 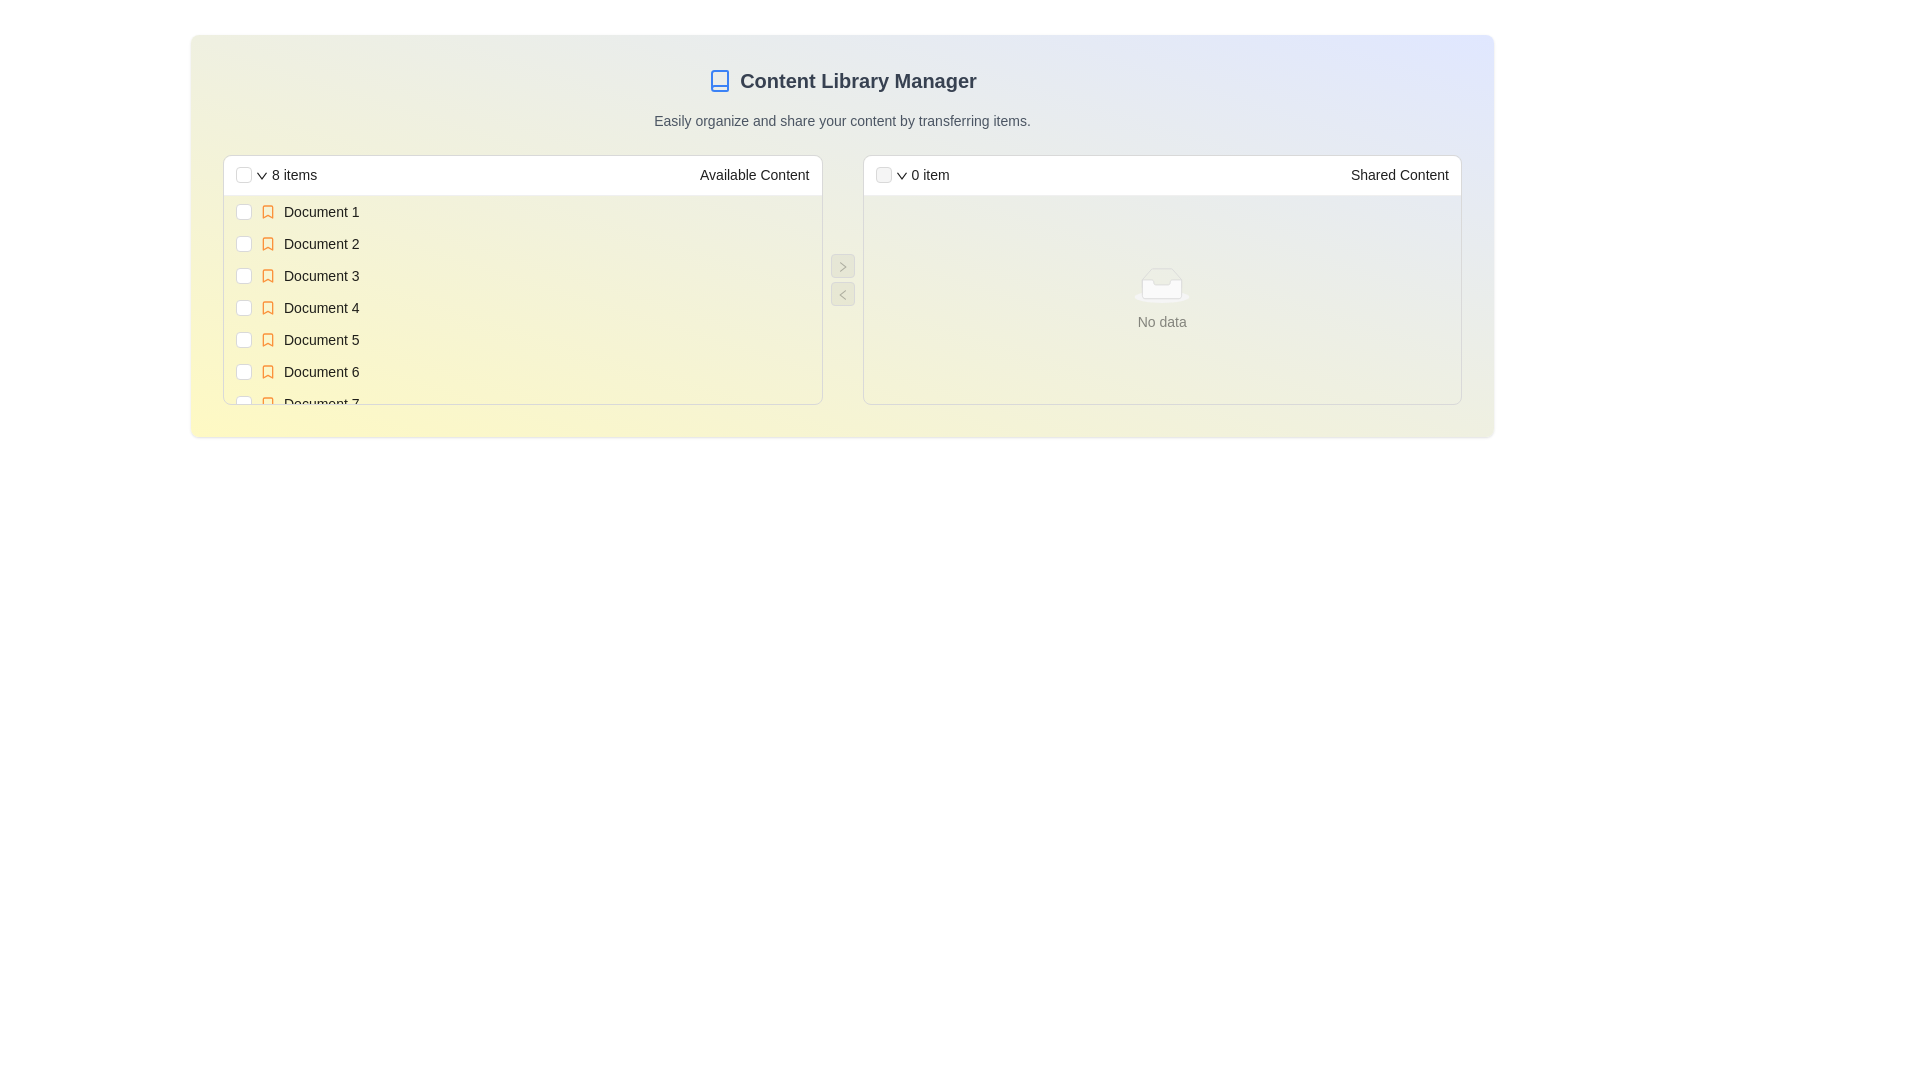 I want to click on the icon element resembling a light blue book schematic, located near the top-center of the interface, close to the 'Content Library Manager' text, so click(x=720, y=80).